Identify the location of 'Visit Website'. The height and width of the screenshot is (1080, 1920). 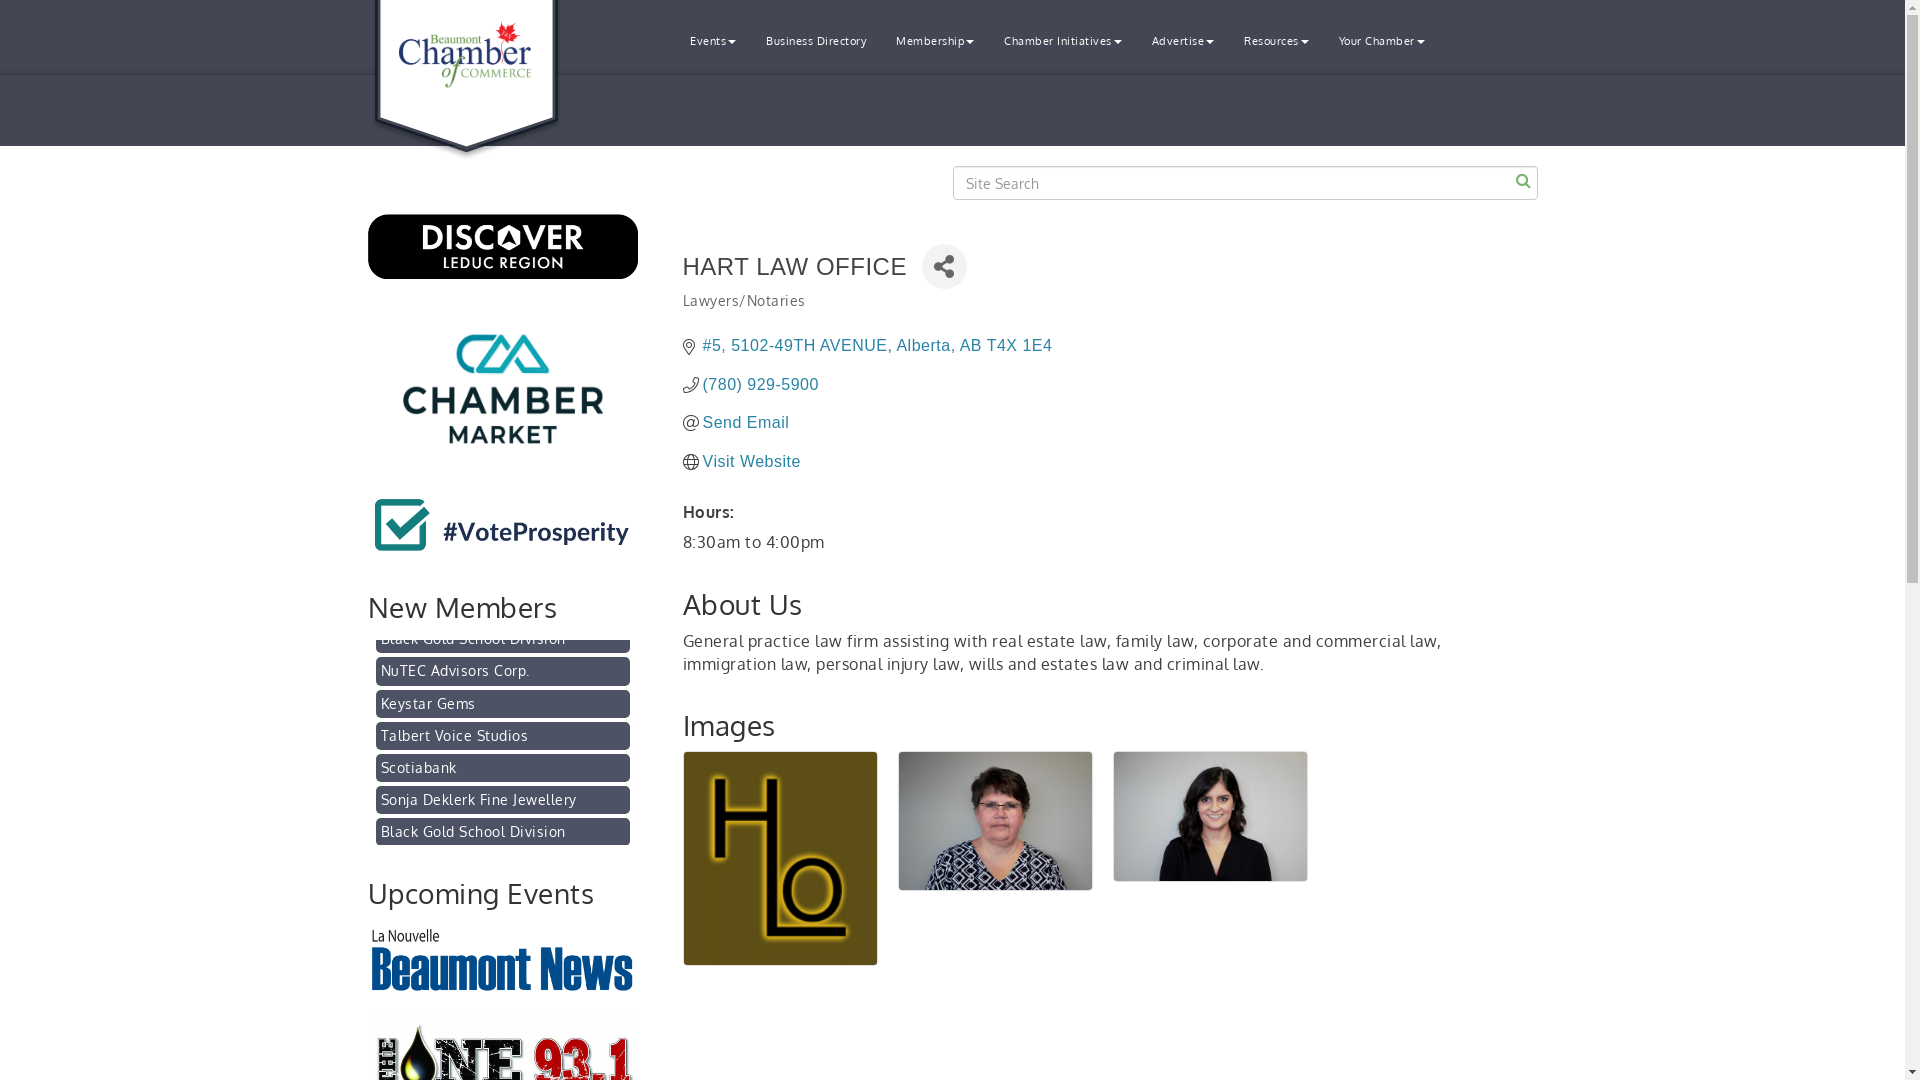
(749, 461).